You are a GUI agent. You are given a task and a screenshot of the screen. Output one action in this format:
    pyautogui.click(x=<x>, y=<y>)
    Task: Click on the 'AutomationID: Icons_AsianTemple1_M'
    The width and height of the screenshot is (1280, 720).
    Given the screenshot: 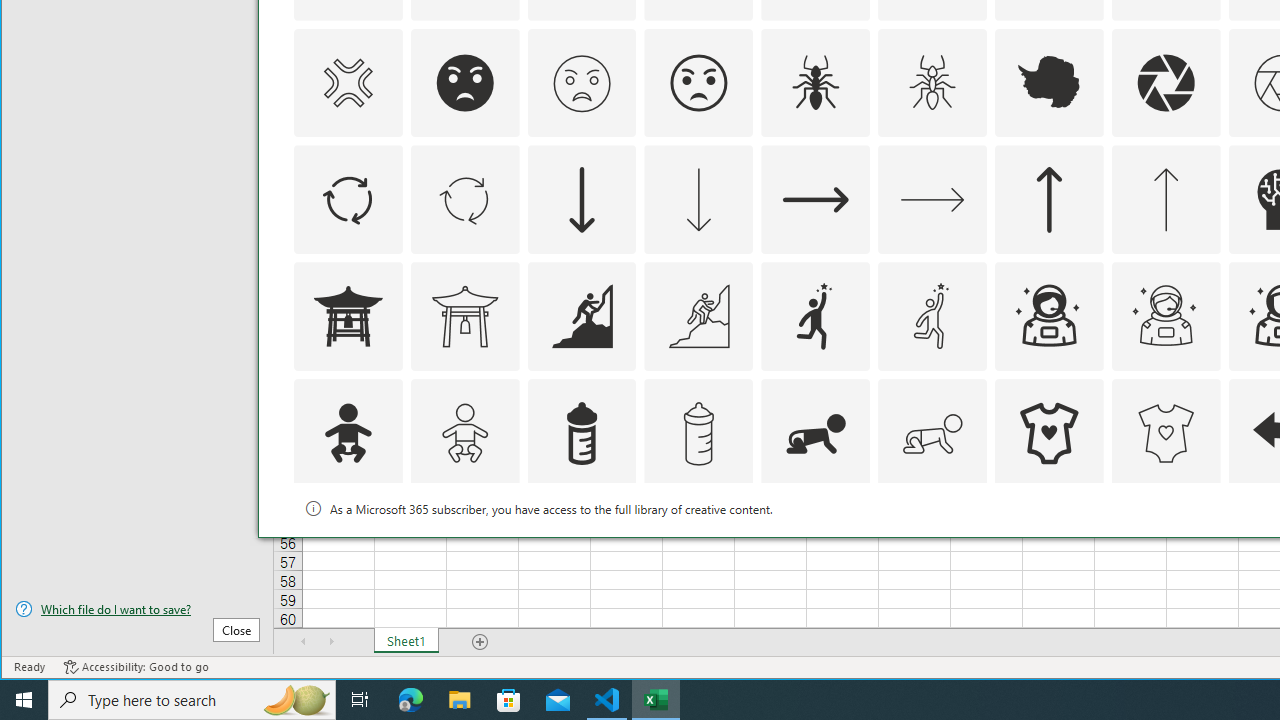 What is the action you would take?
    pyautogui.click(x=463, y=315)
    